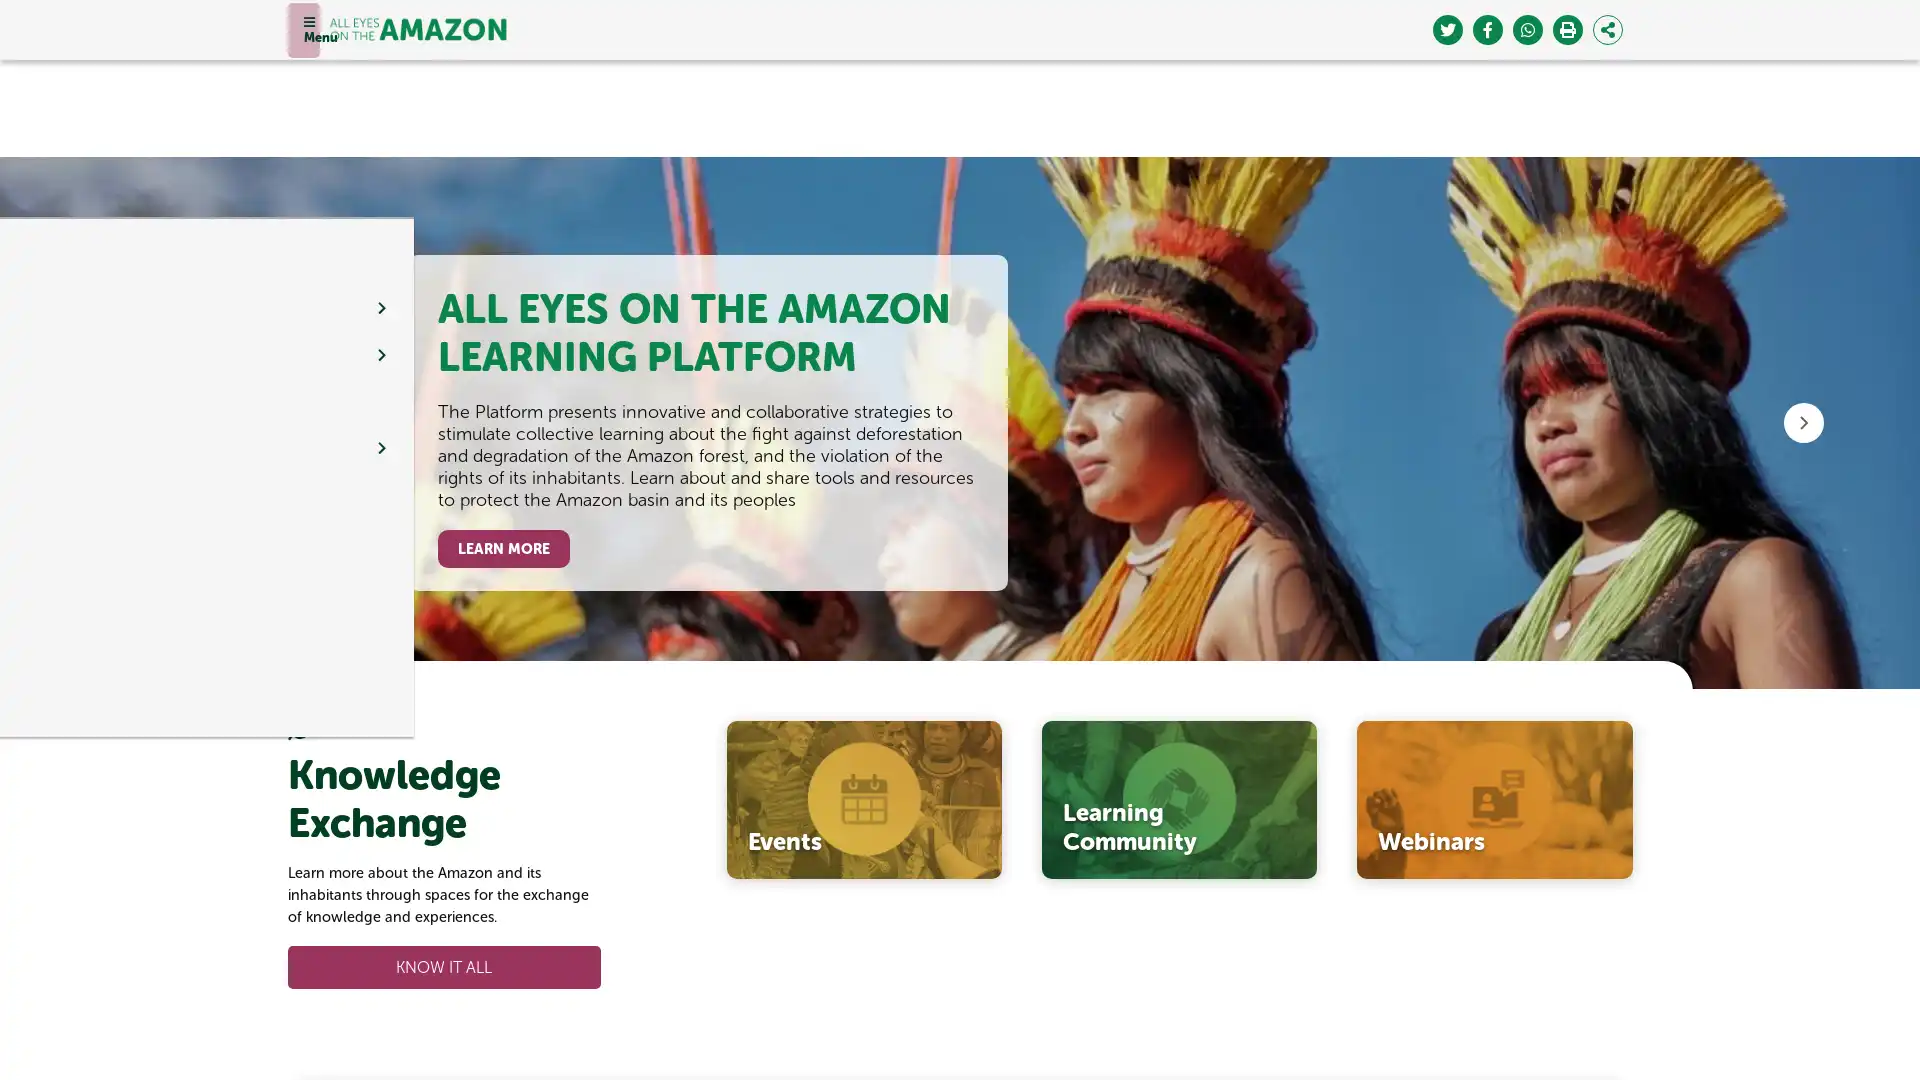  What do you see at coordinates (301, 29) in the screenshot?
I see `Toggle menu visibility` at bounding box center [301, 29].